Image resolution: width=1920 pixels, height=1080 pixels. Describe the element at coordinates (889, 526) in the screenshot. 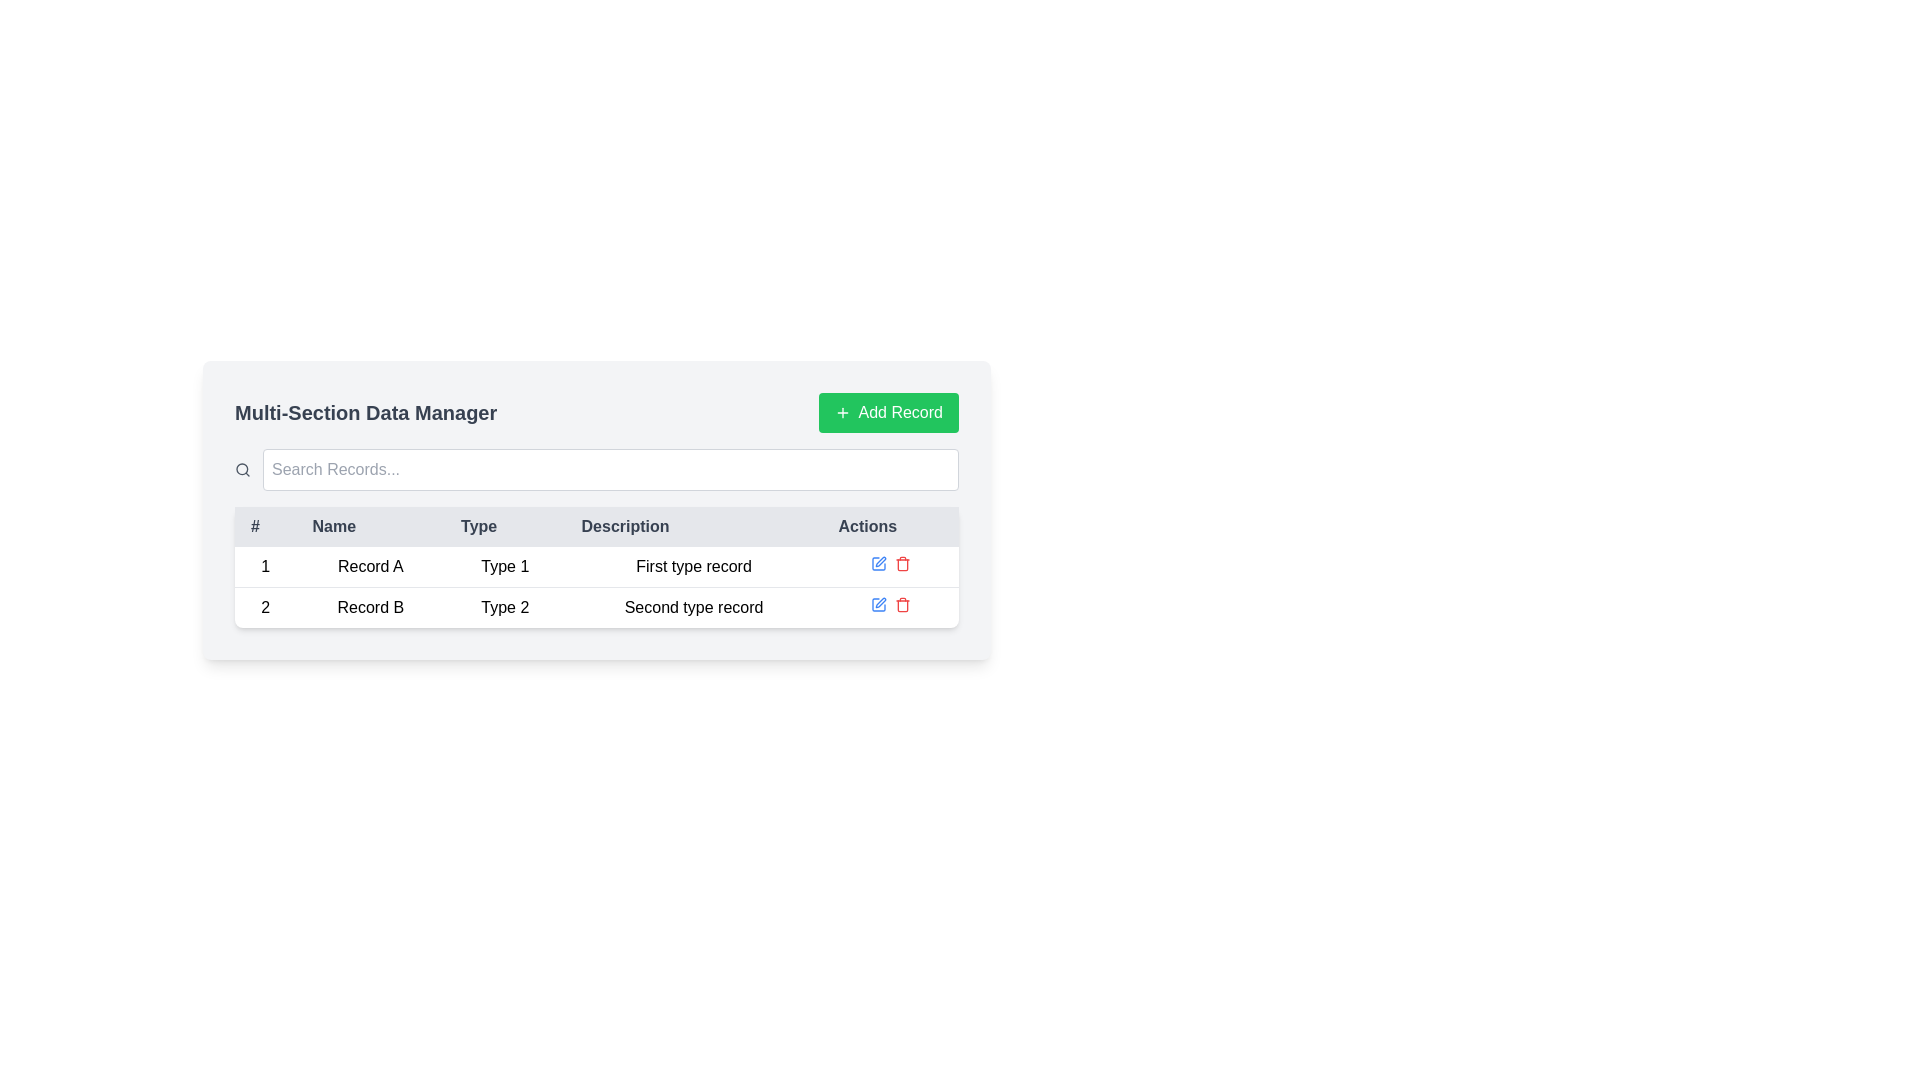

I see `the 'Actions' text header in the table layout, which is styled with a grey background and bold, dark font, located in the fifth column of the header row` at that location.